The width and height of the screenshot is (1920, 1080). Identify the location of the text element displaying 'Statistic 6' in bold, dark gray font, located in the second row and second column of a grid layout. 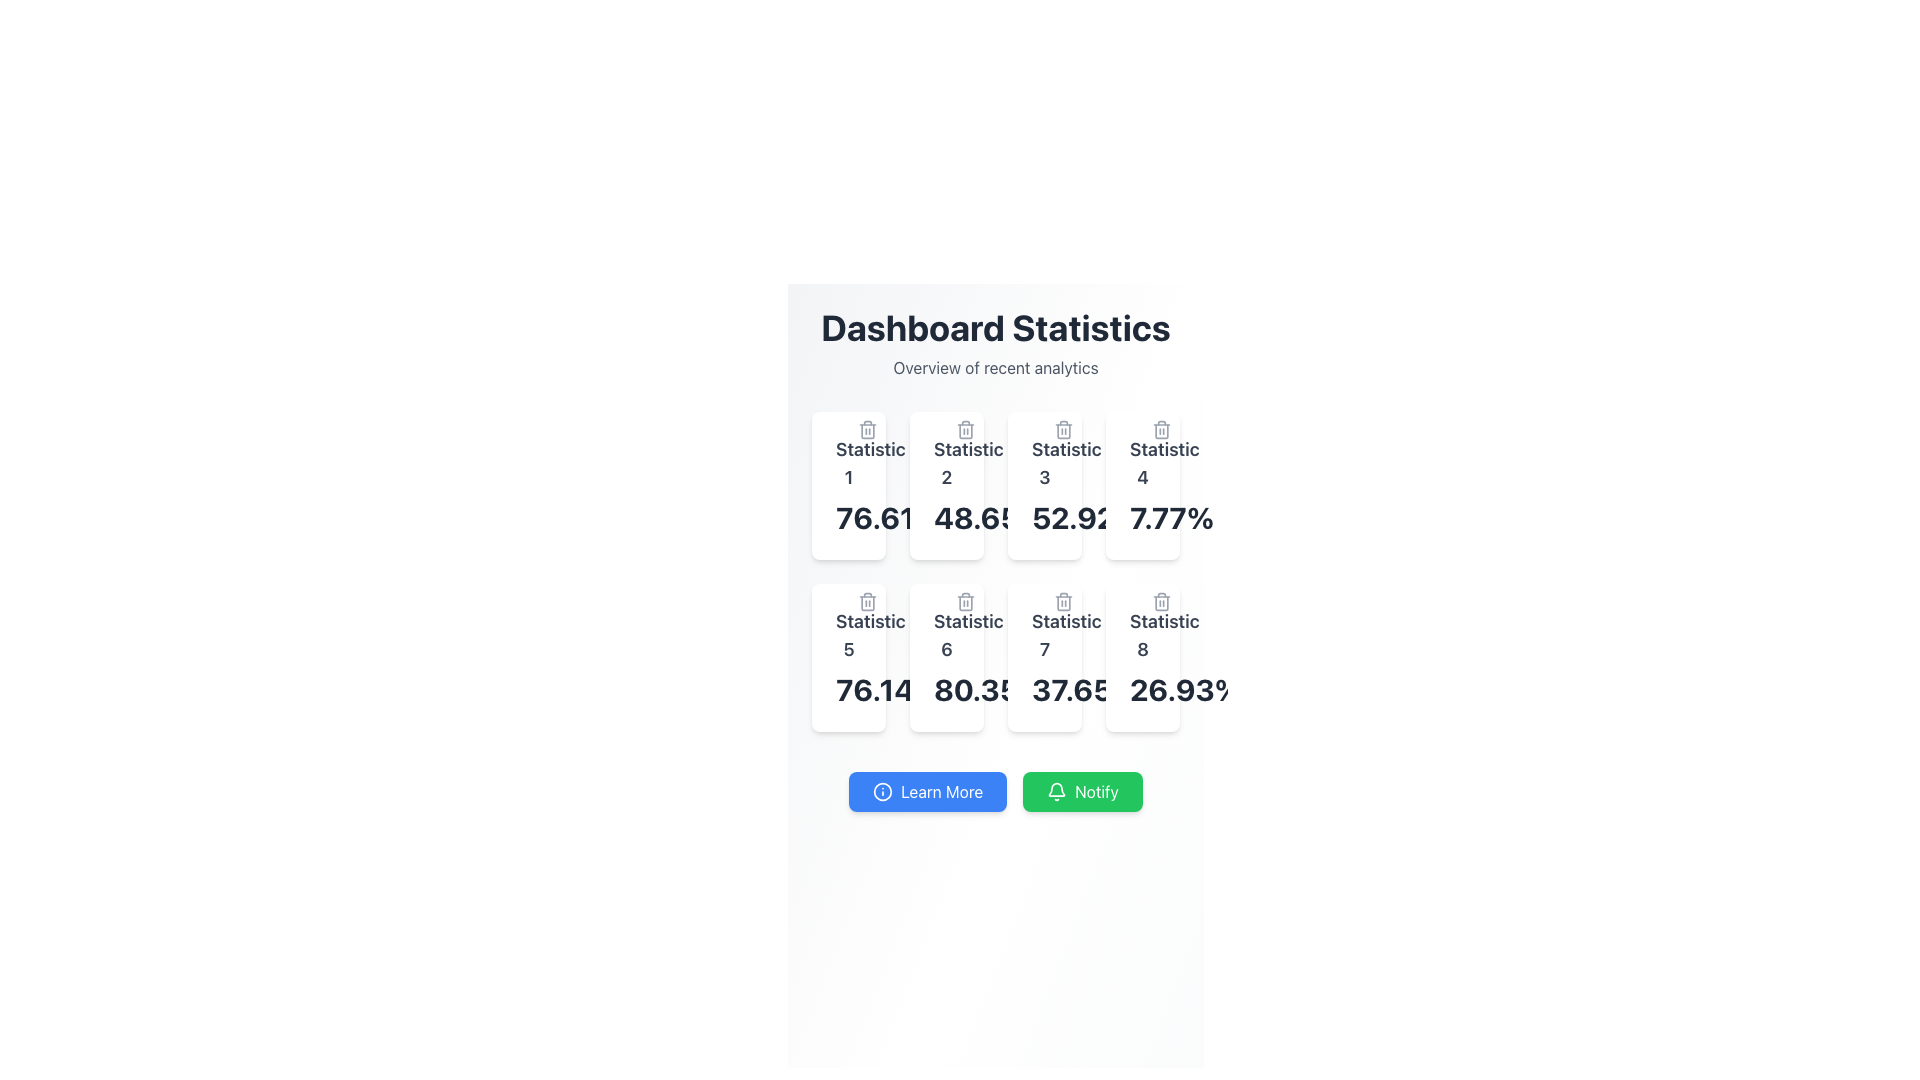
(945, 636).